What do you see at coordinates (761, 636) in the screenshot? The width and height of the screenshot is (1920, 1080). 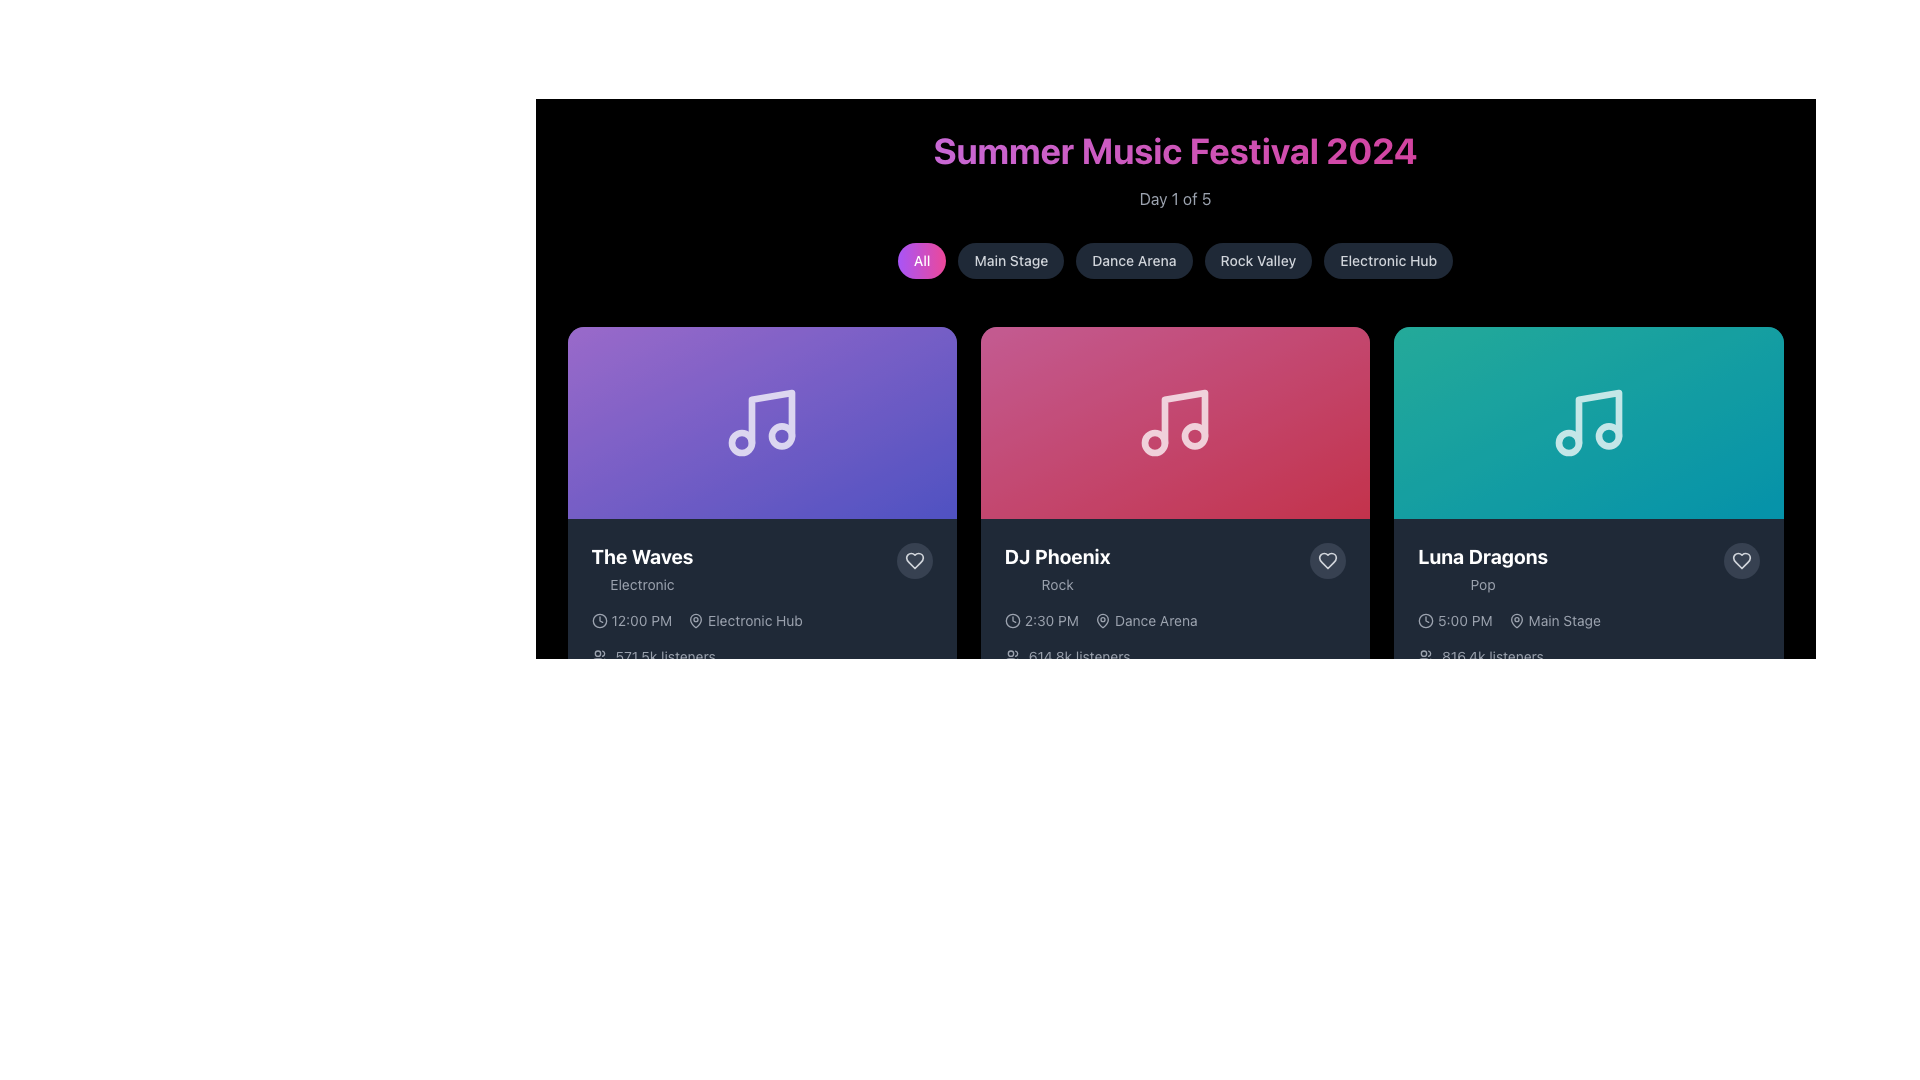 I see `the informational section displaying 'The Waves' music set, which includes the title, genre, time, location, and listener count` at bounding box center [761, 636].